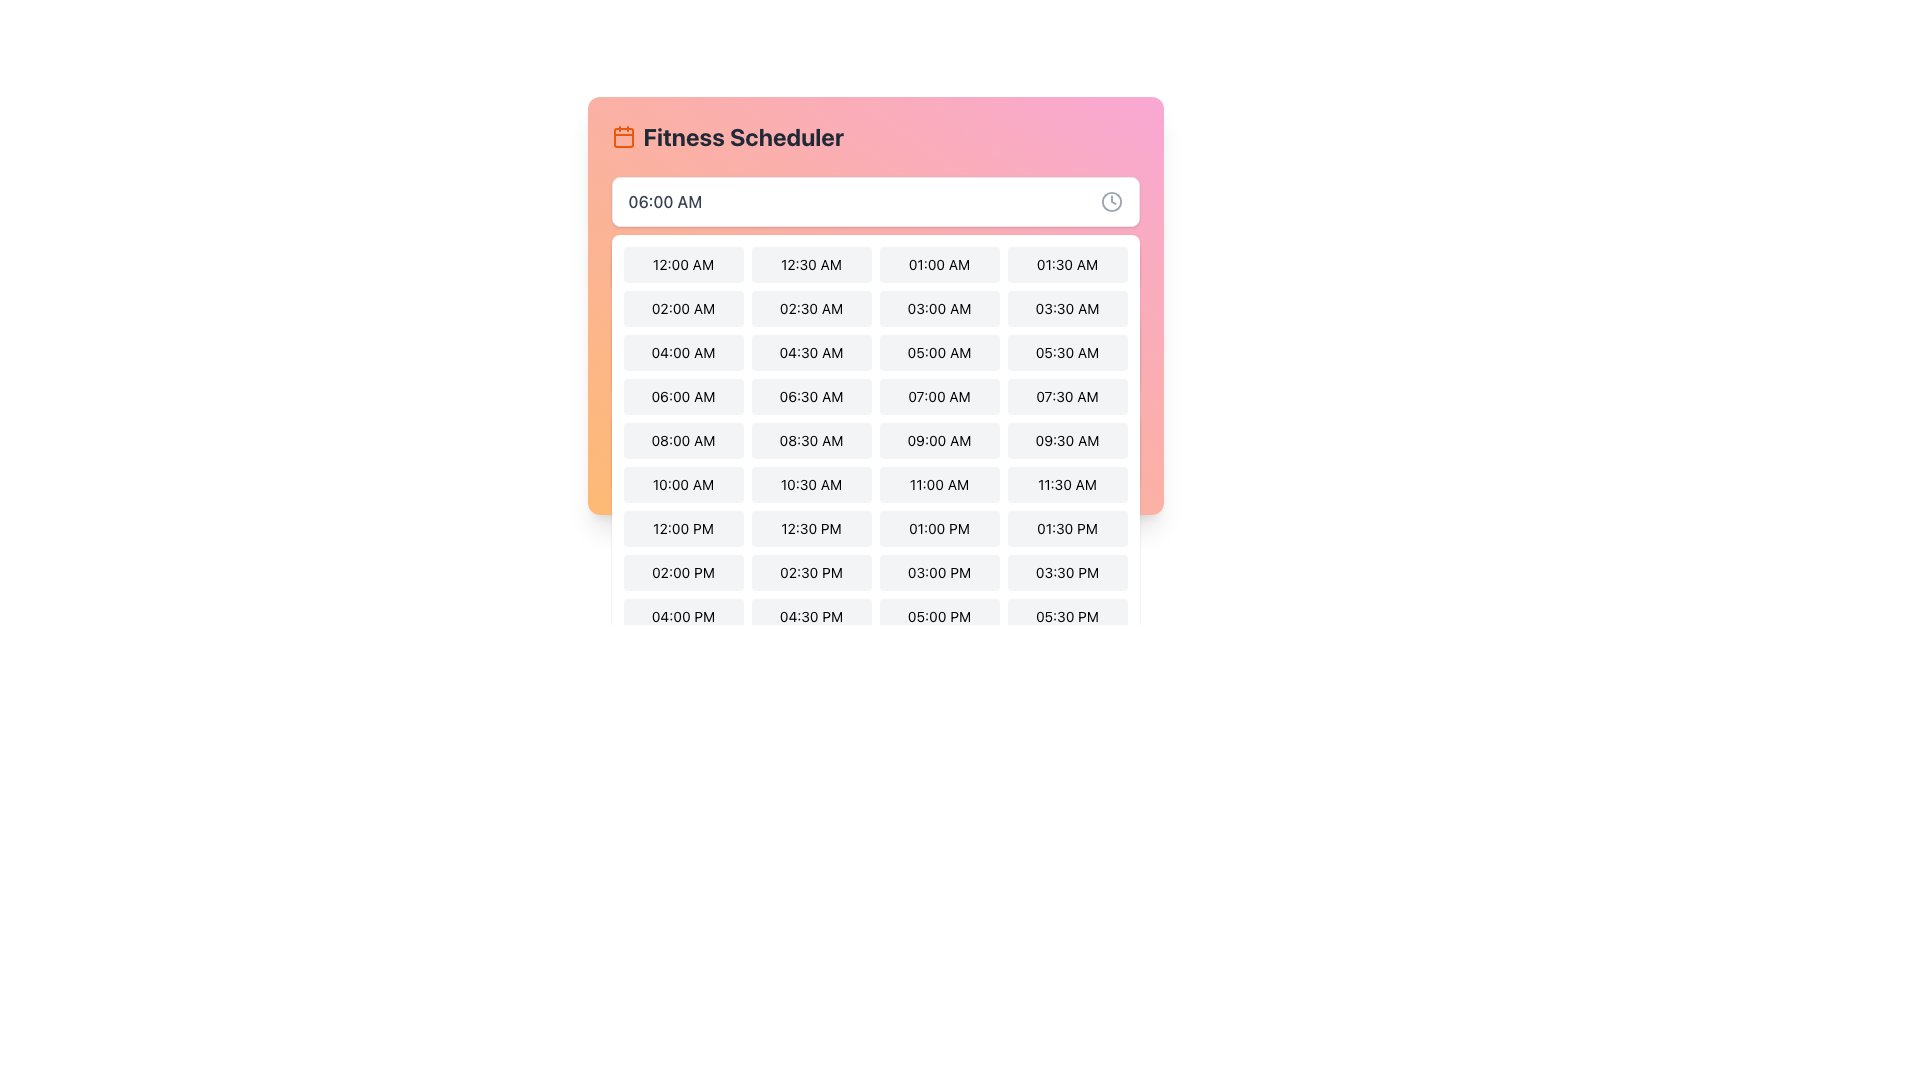  Describe the element at coordinates (1066, 485) in the screenshot. I see `the time selection button for '11:30 AM' located in the fourth column of the 'Fitness Scheduler' section grid` at that location.